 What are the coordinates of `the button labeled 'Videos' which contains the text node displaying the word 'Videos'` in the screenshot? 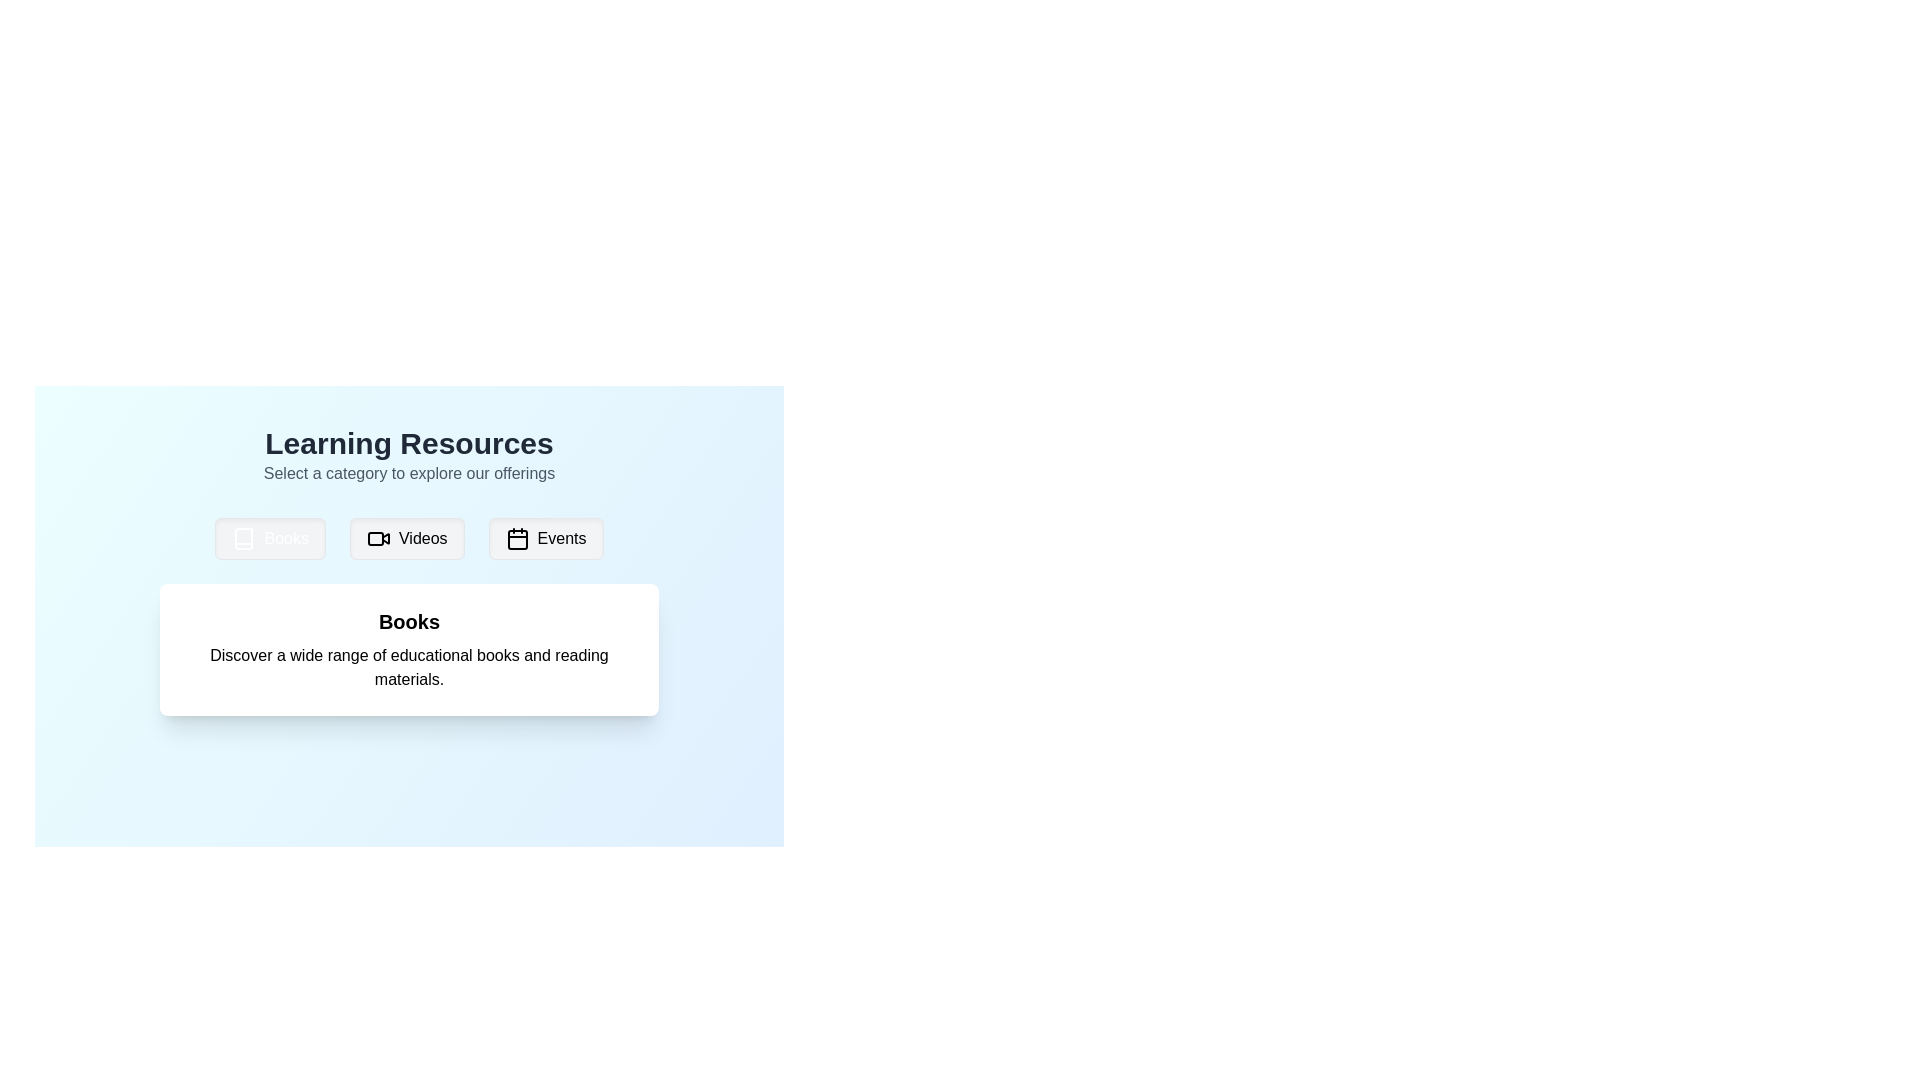 It's located at (422, 538).